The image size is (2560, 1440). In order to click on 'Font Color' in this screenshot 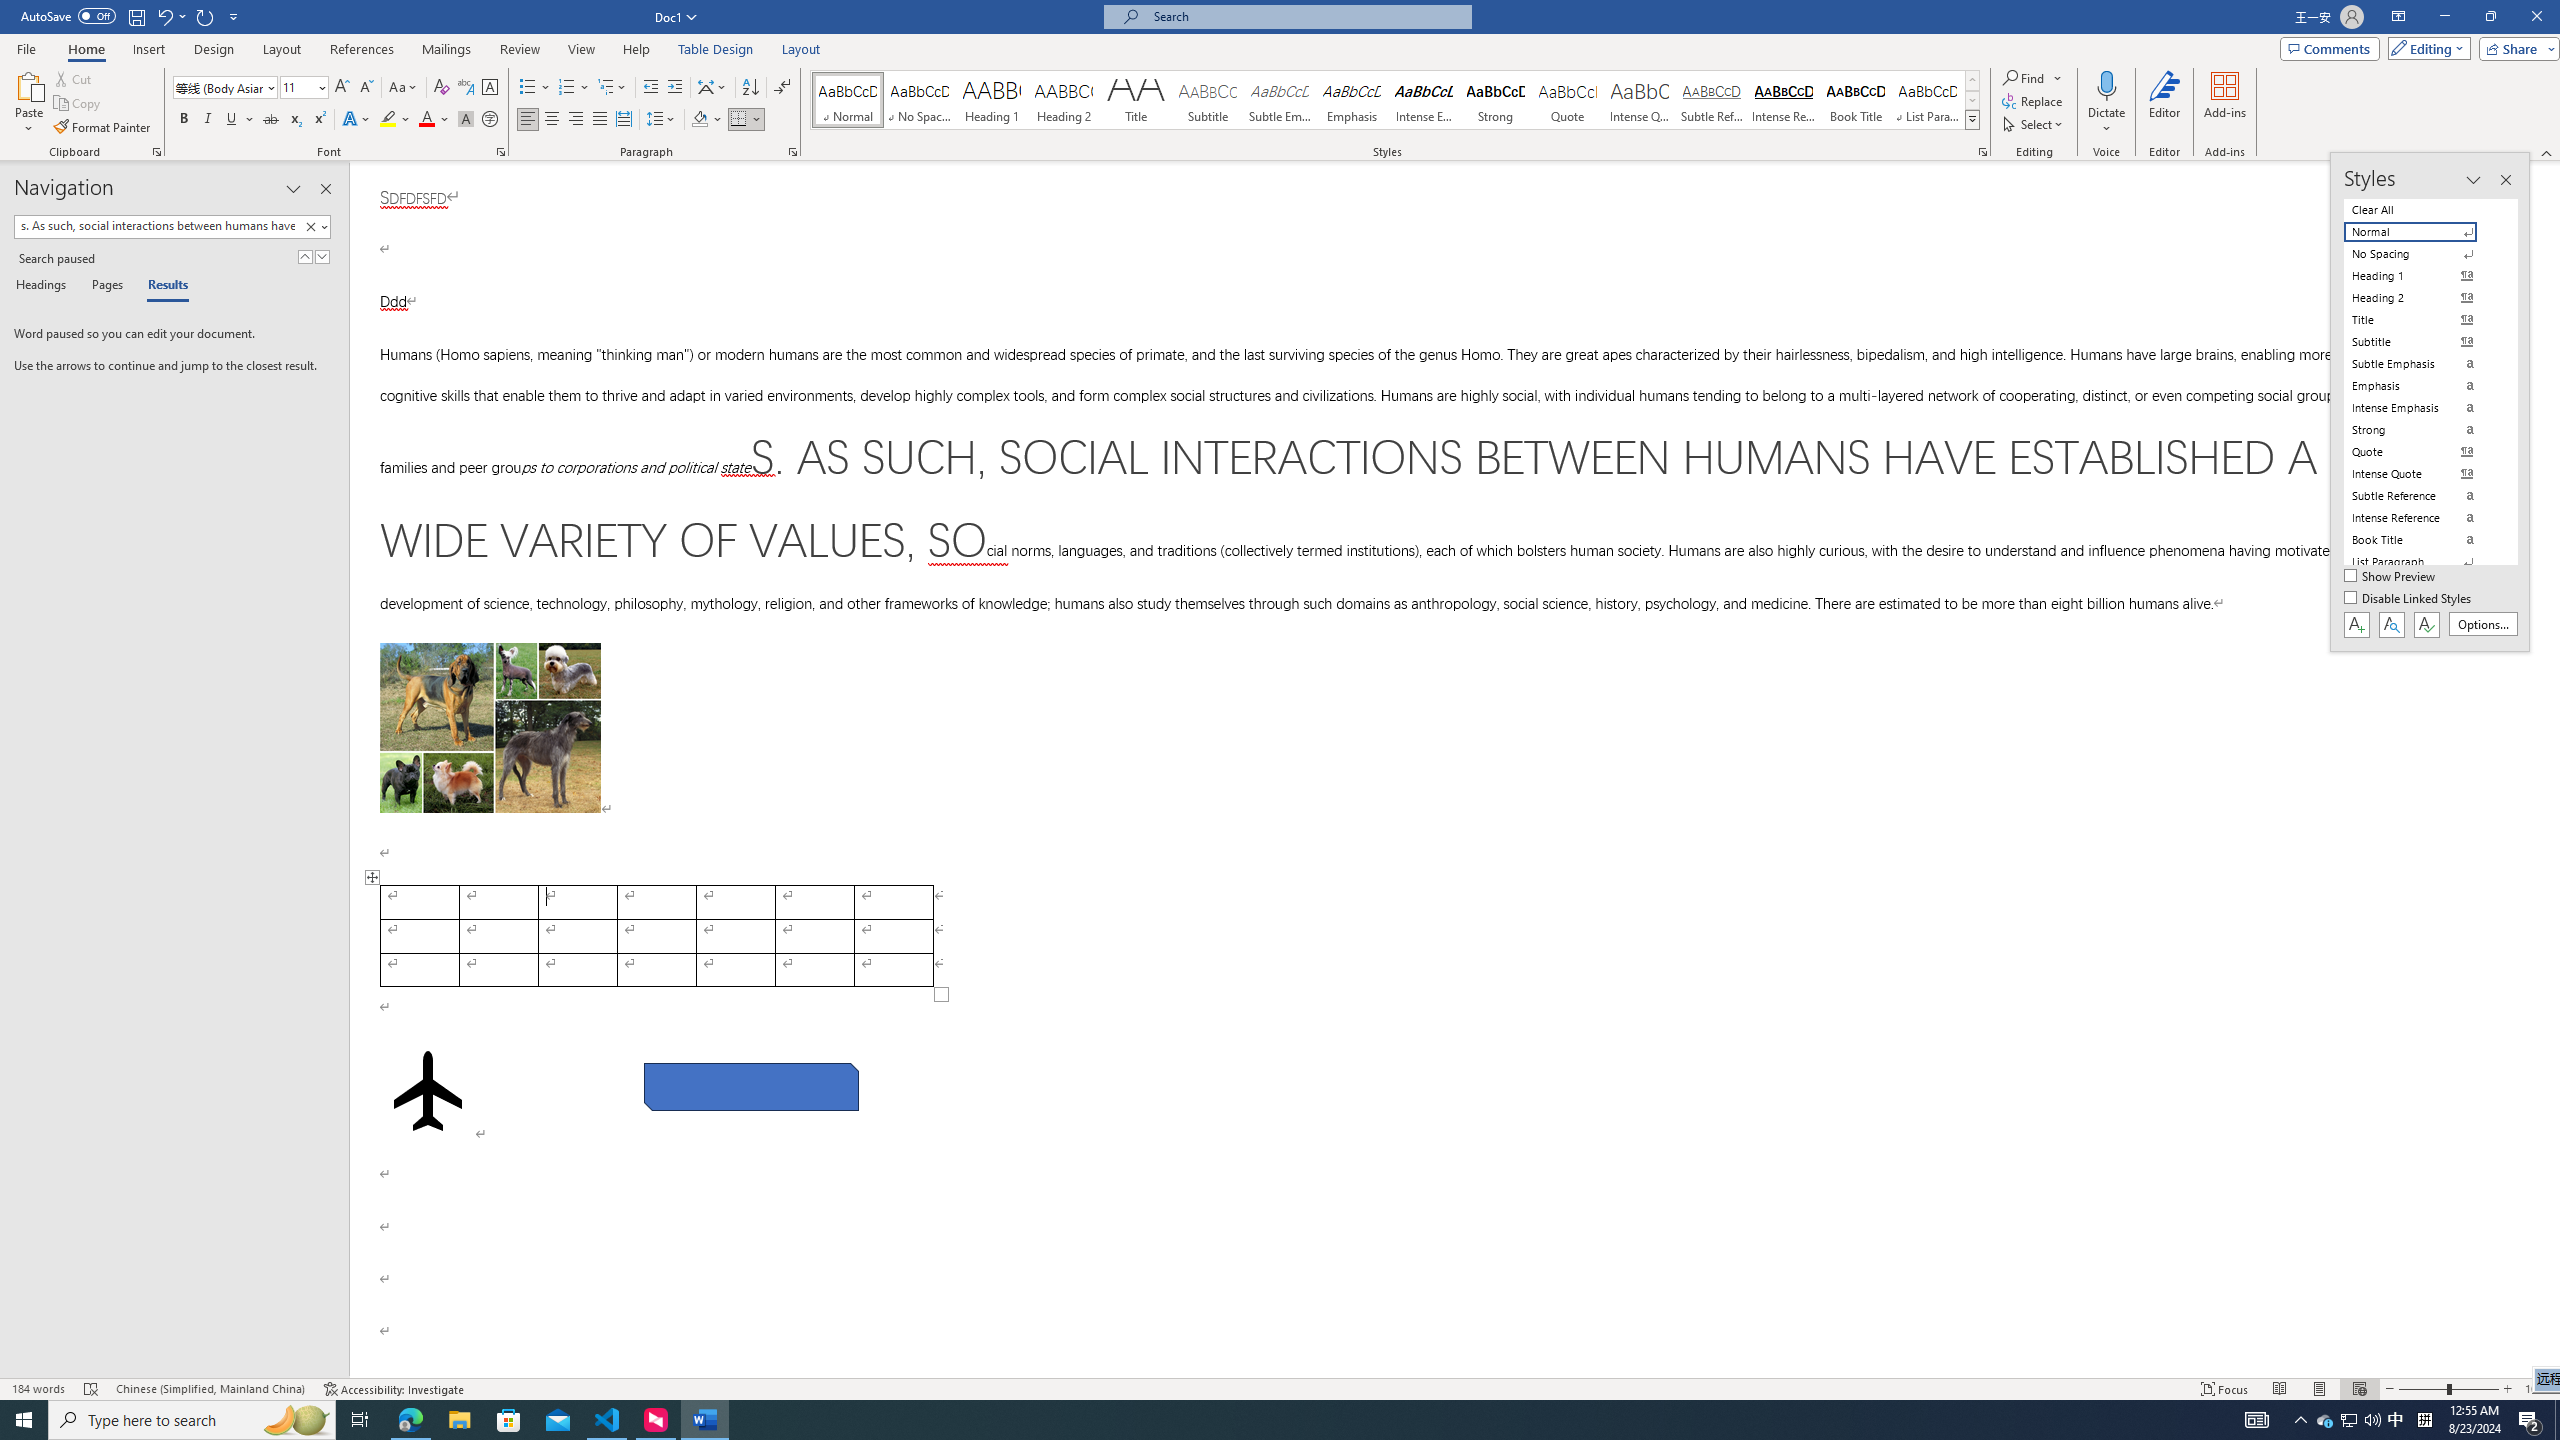, I will do `click(432, 118)`.